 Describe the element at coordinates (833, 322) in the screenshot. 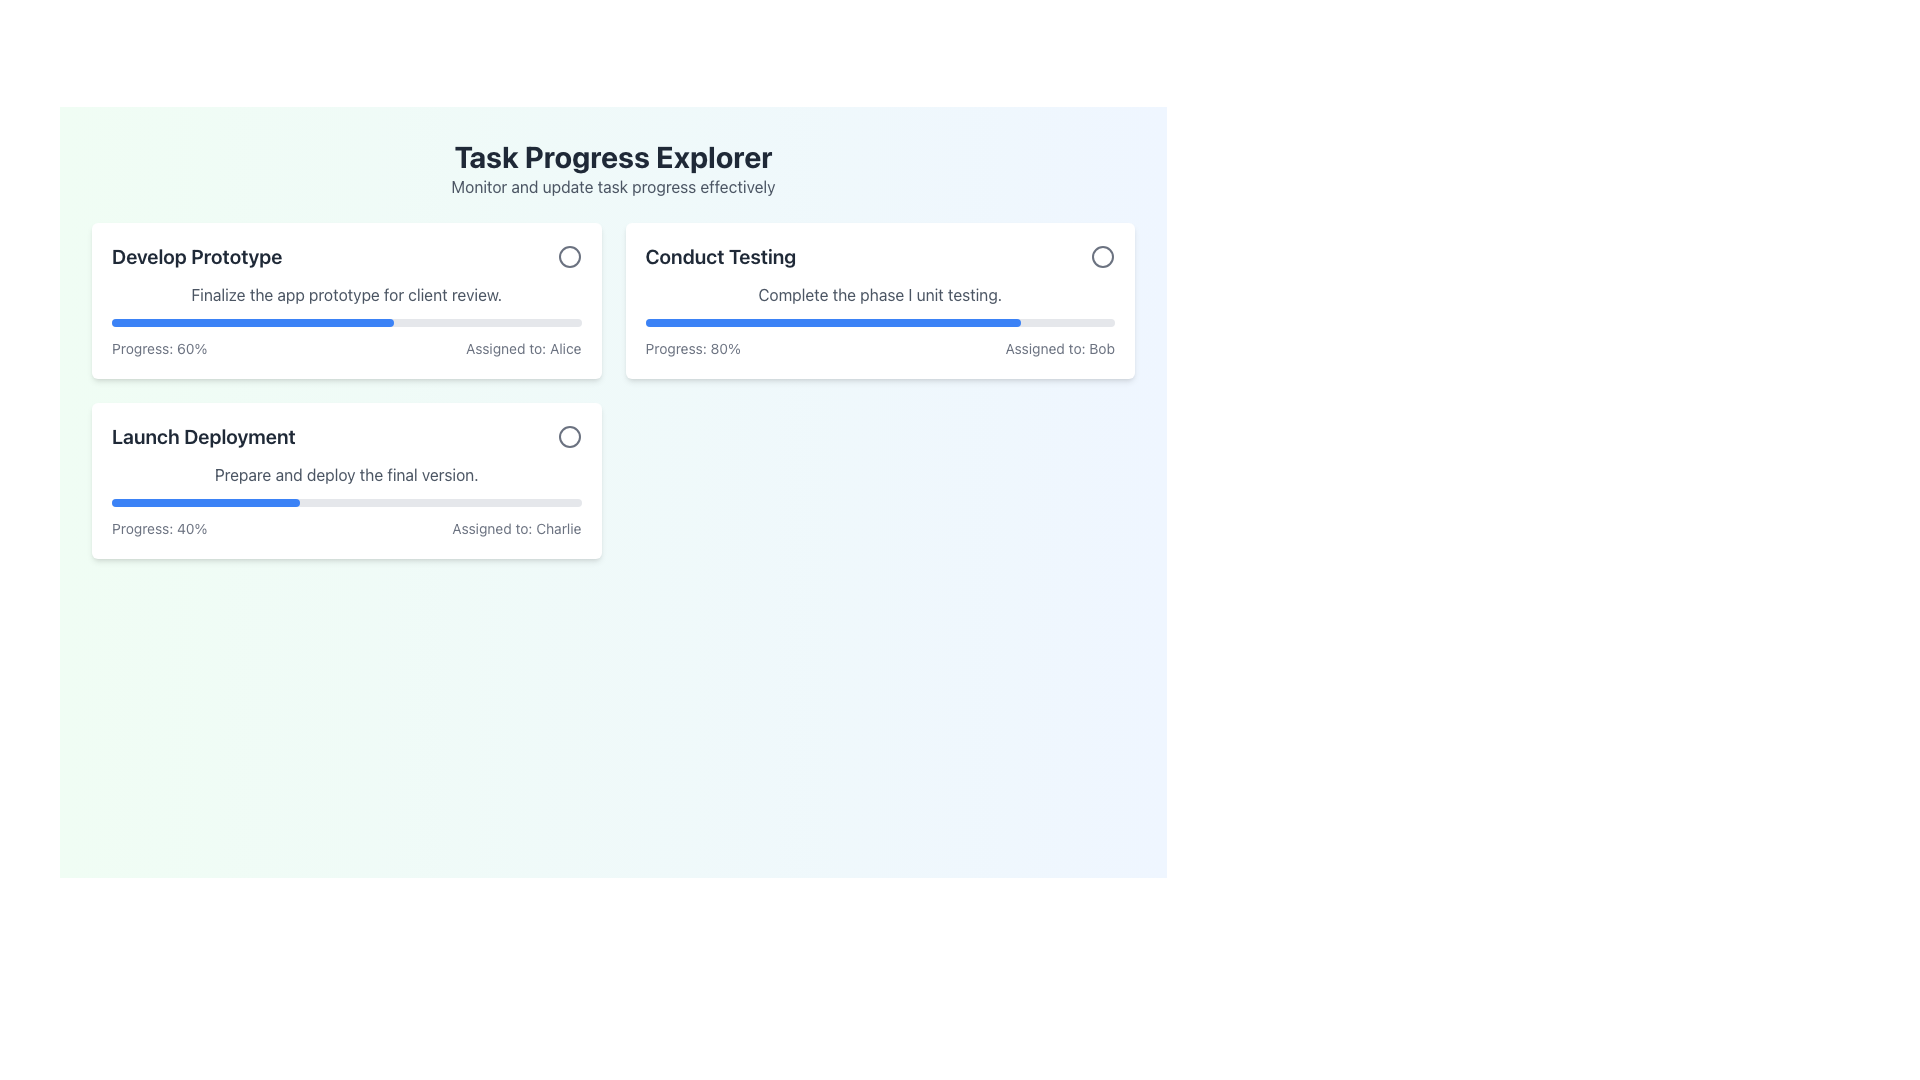

I see `the filled portion of the progress bar indicating 80% completion within the card titled 'Conduct Testing.'` at that location.